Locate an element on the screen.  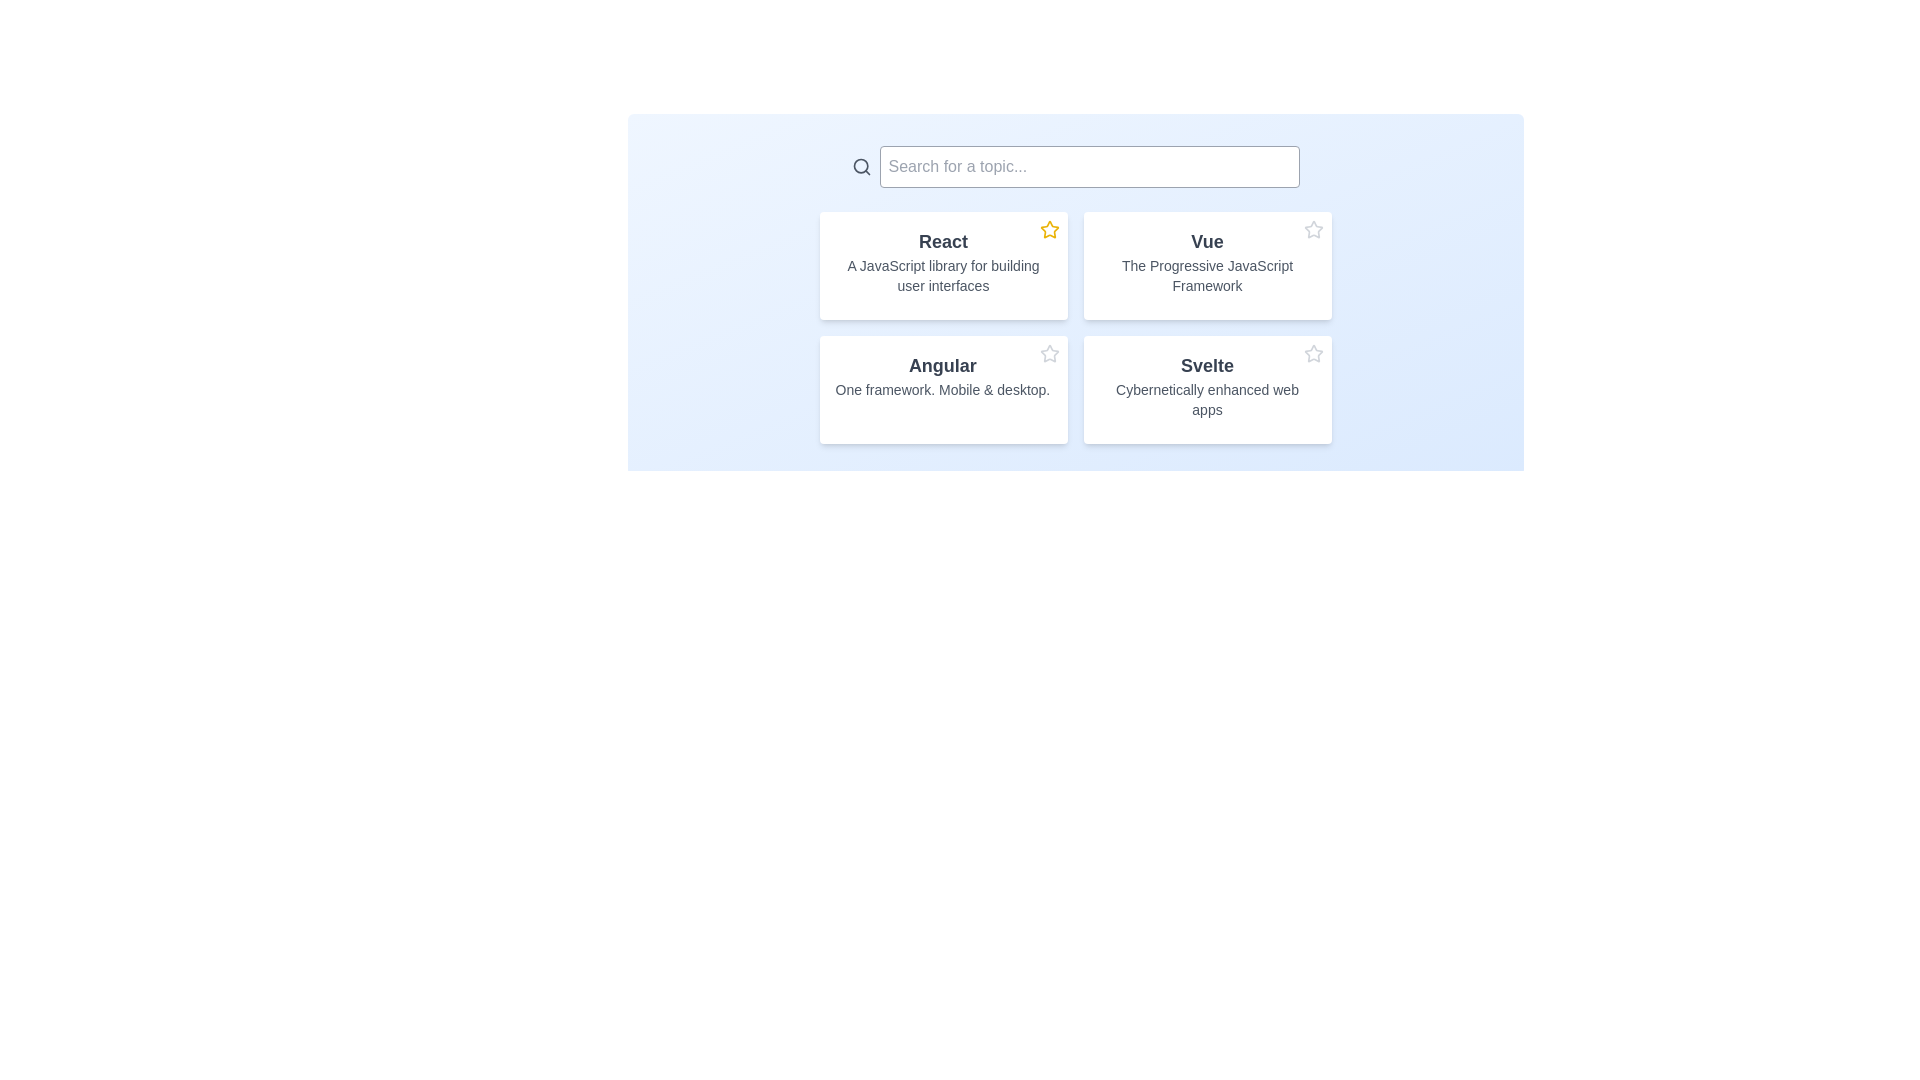
the text label that serves as the title or header for the second card in the top row of the 2x2 grid layout is located at coordinates (1206, 241).